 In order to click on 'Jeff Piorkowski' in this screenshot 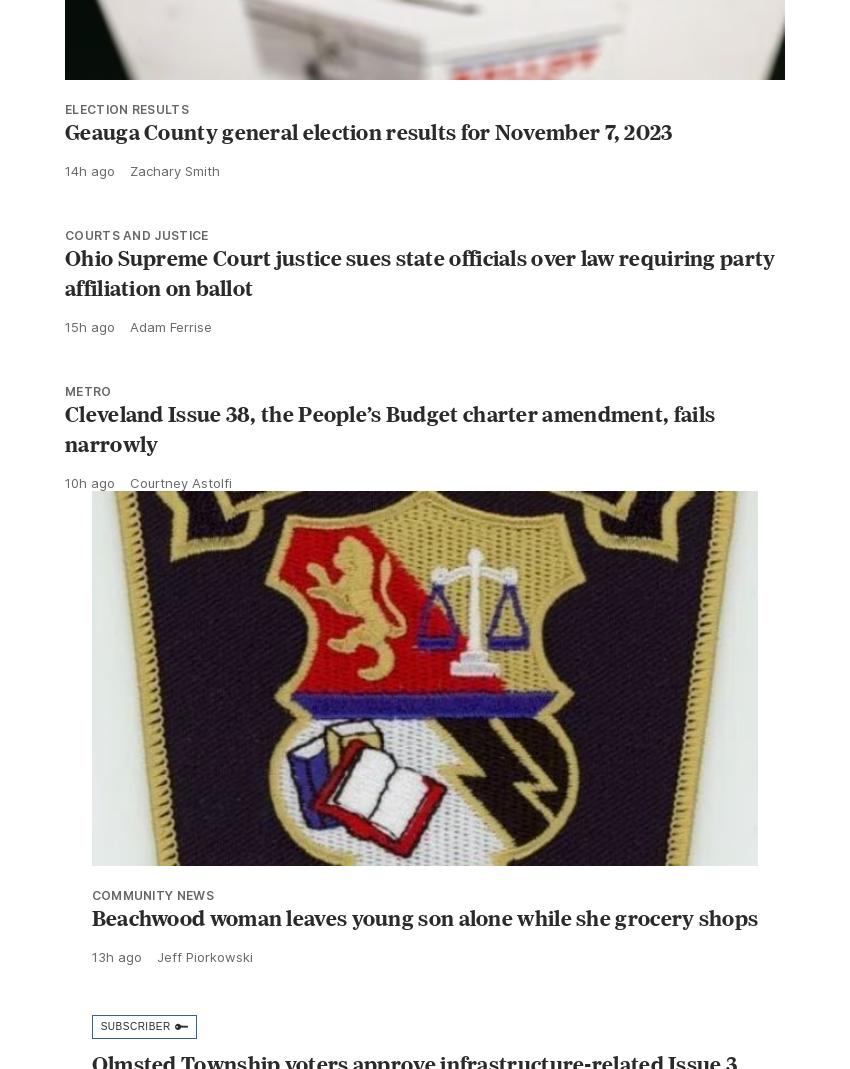, I will do `click(155, 1001)`.